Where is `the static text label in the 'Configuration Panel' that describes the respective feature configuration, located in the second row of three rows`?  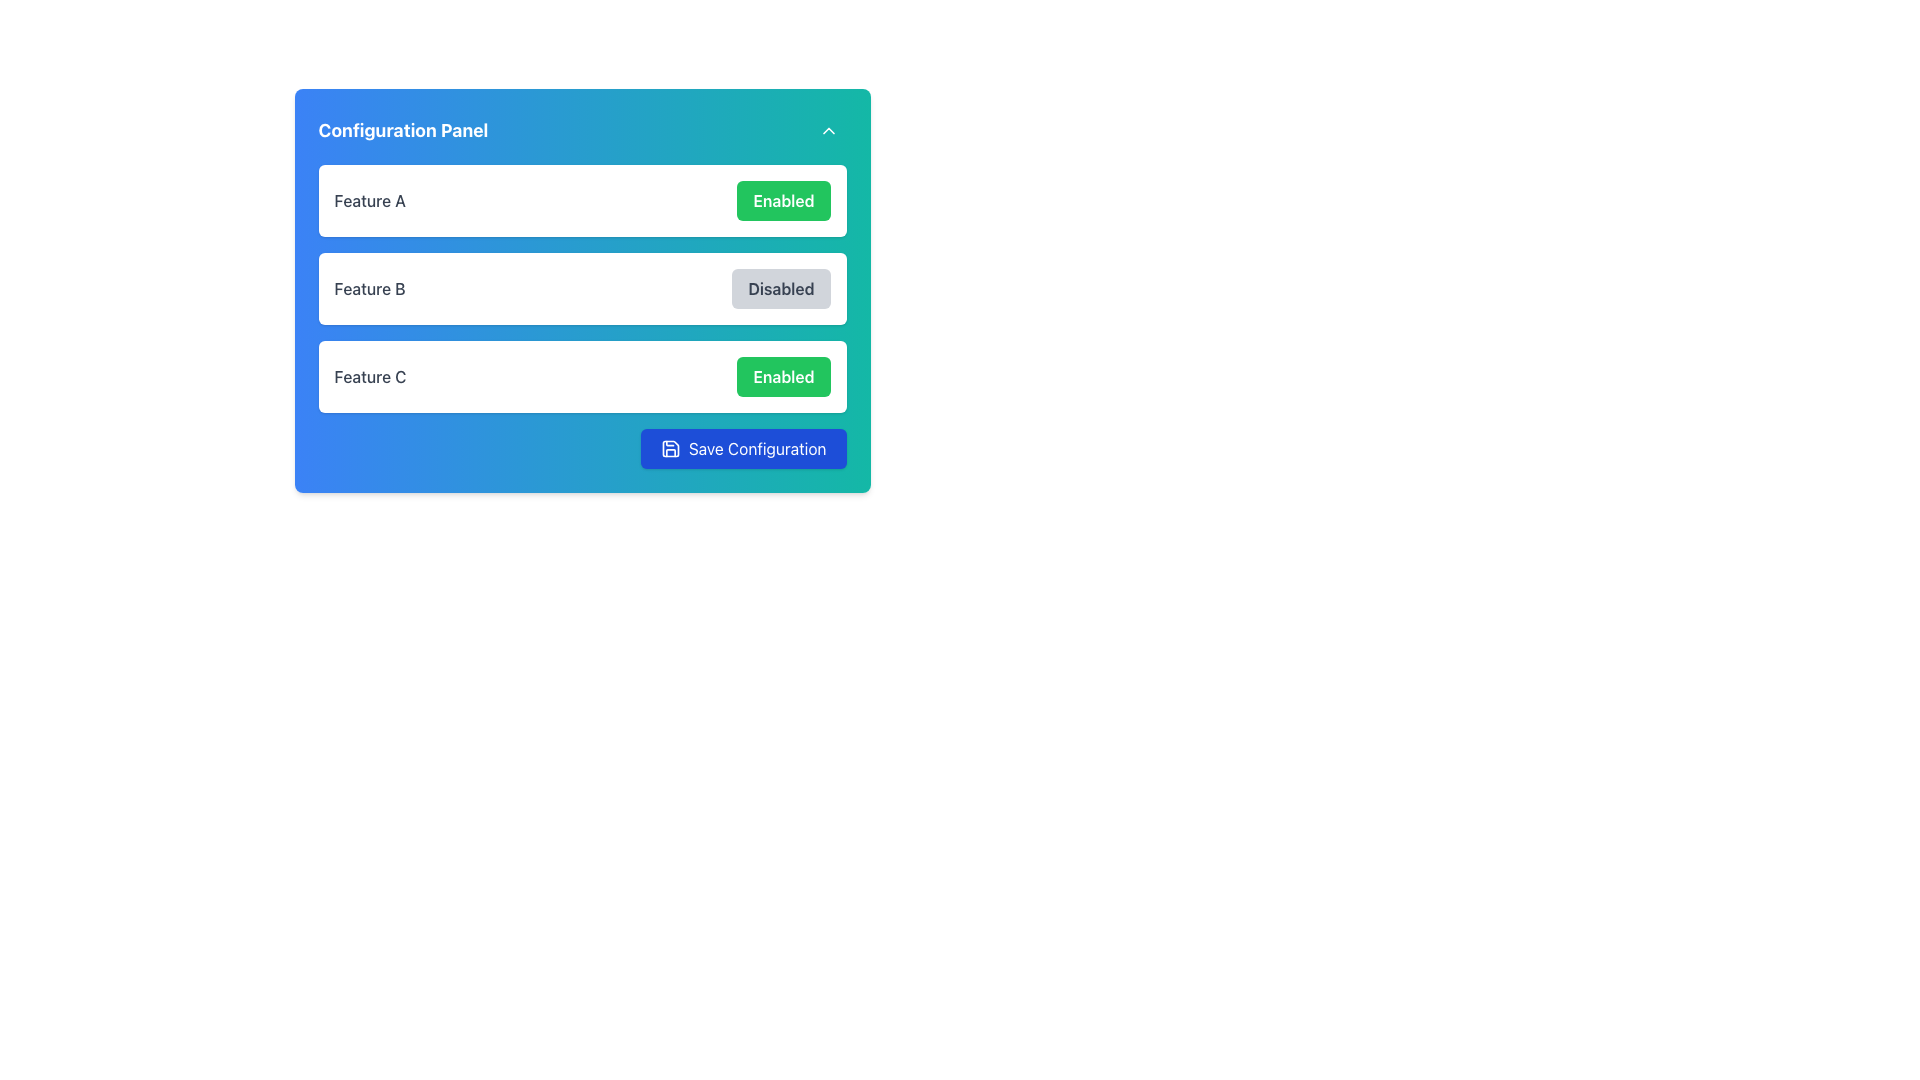 the static text label in the 'Configuration Panel' that describes the respective feature configuration, located in the second row of three rows is located at coordinates (369, 289).